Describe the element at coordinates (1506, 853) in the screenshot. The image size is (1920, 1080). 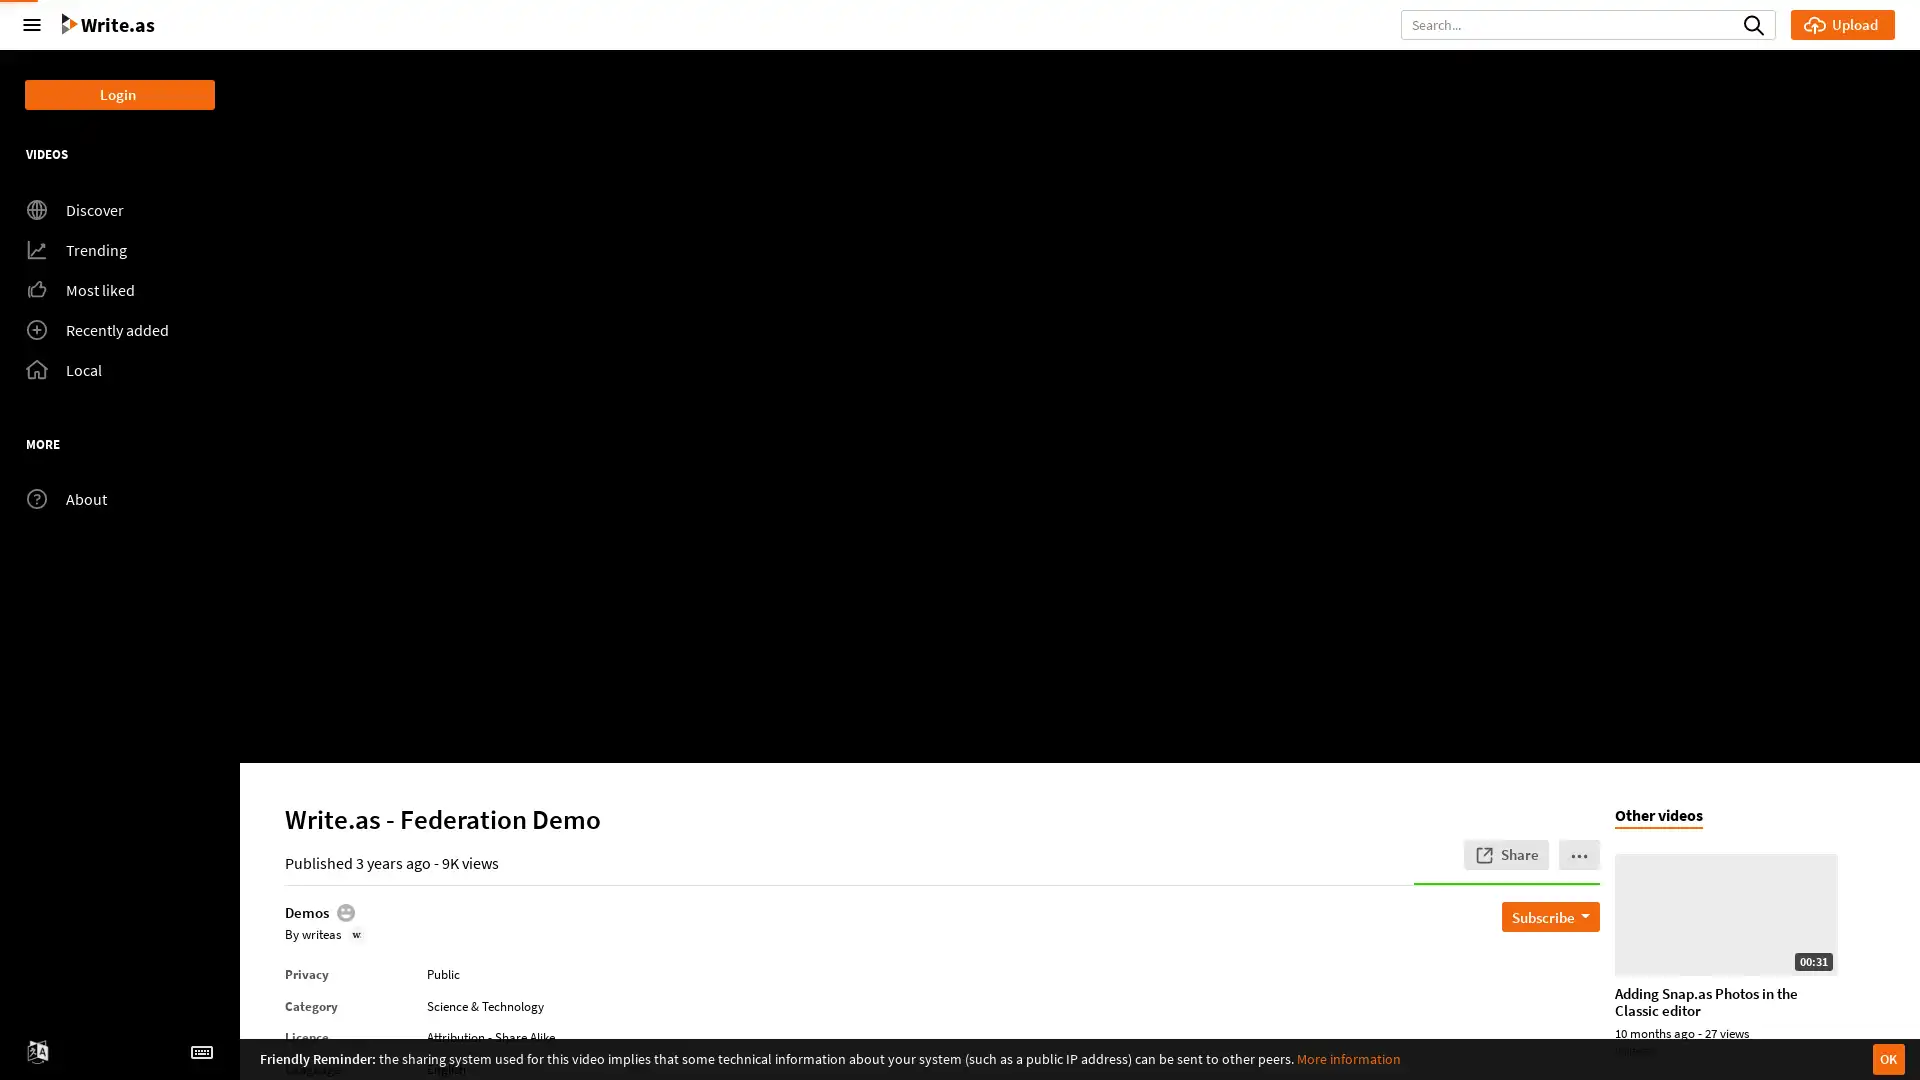
I see `Share` at that location.